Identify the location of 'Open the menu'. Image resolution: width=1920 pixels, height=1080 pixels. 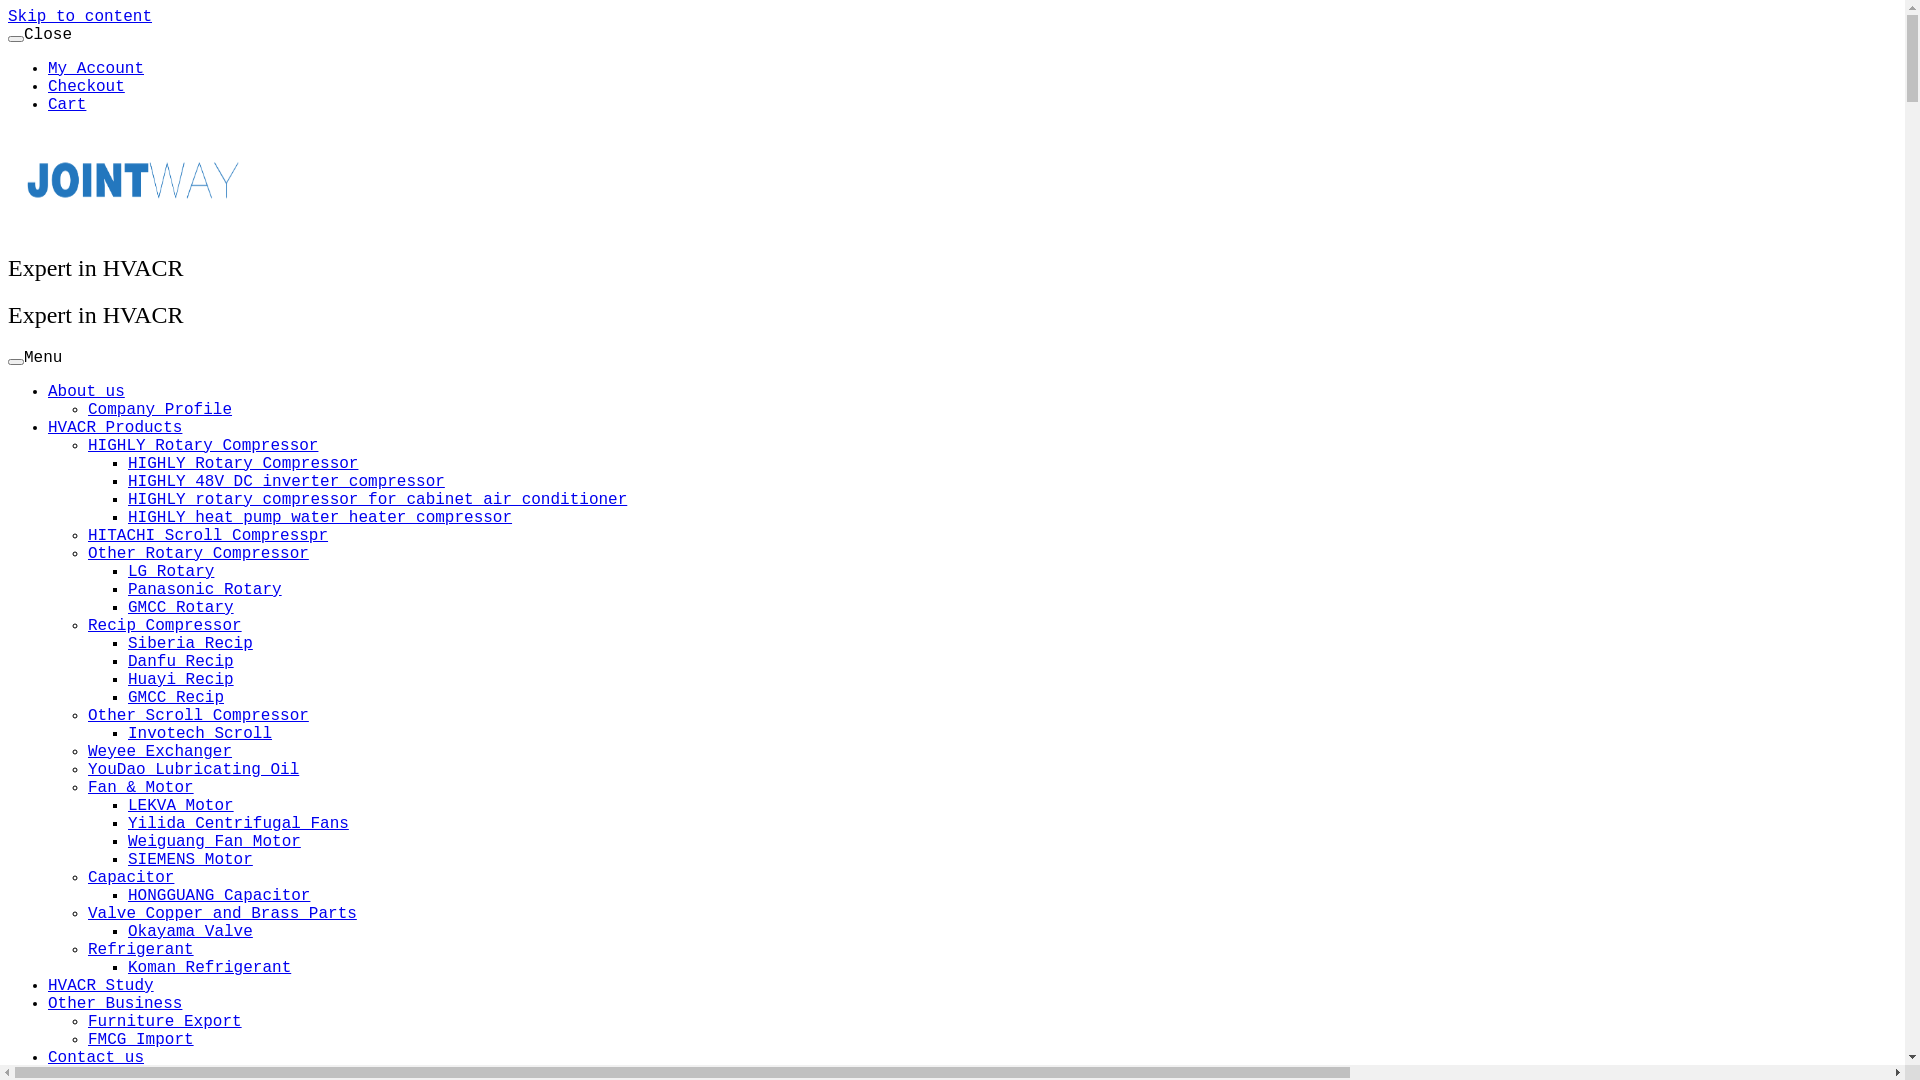
(15, 362).